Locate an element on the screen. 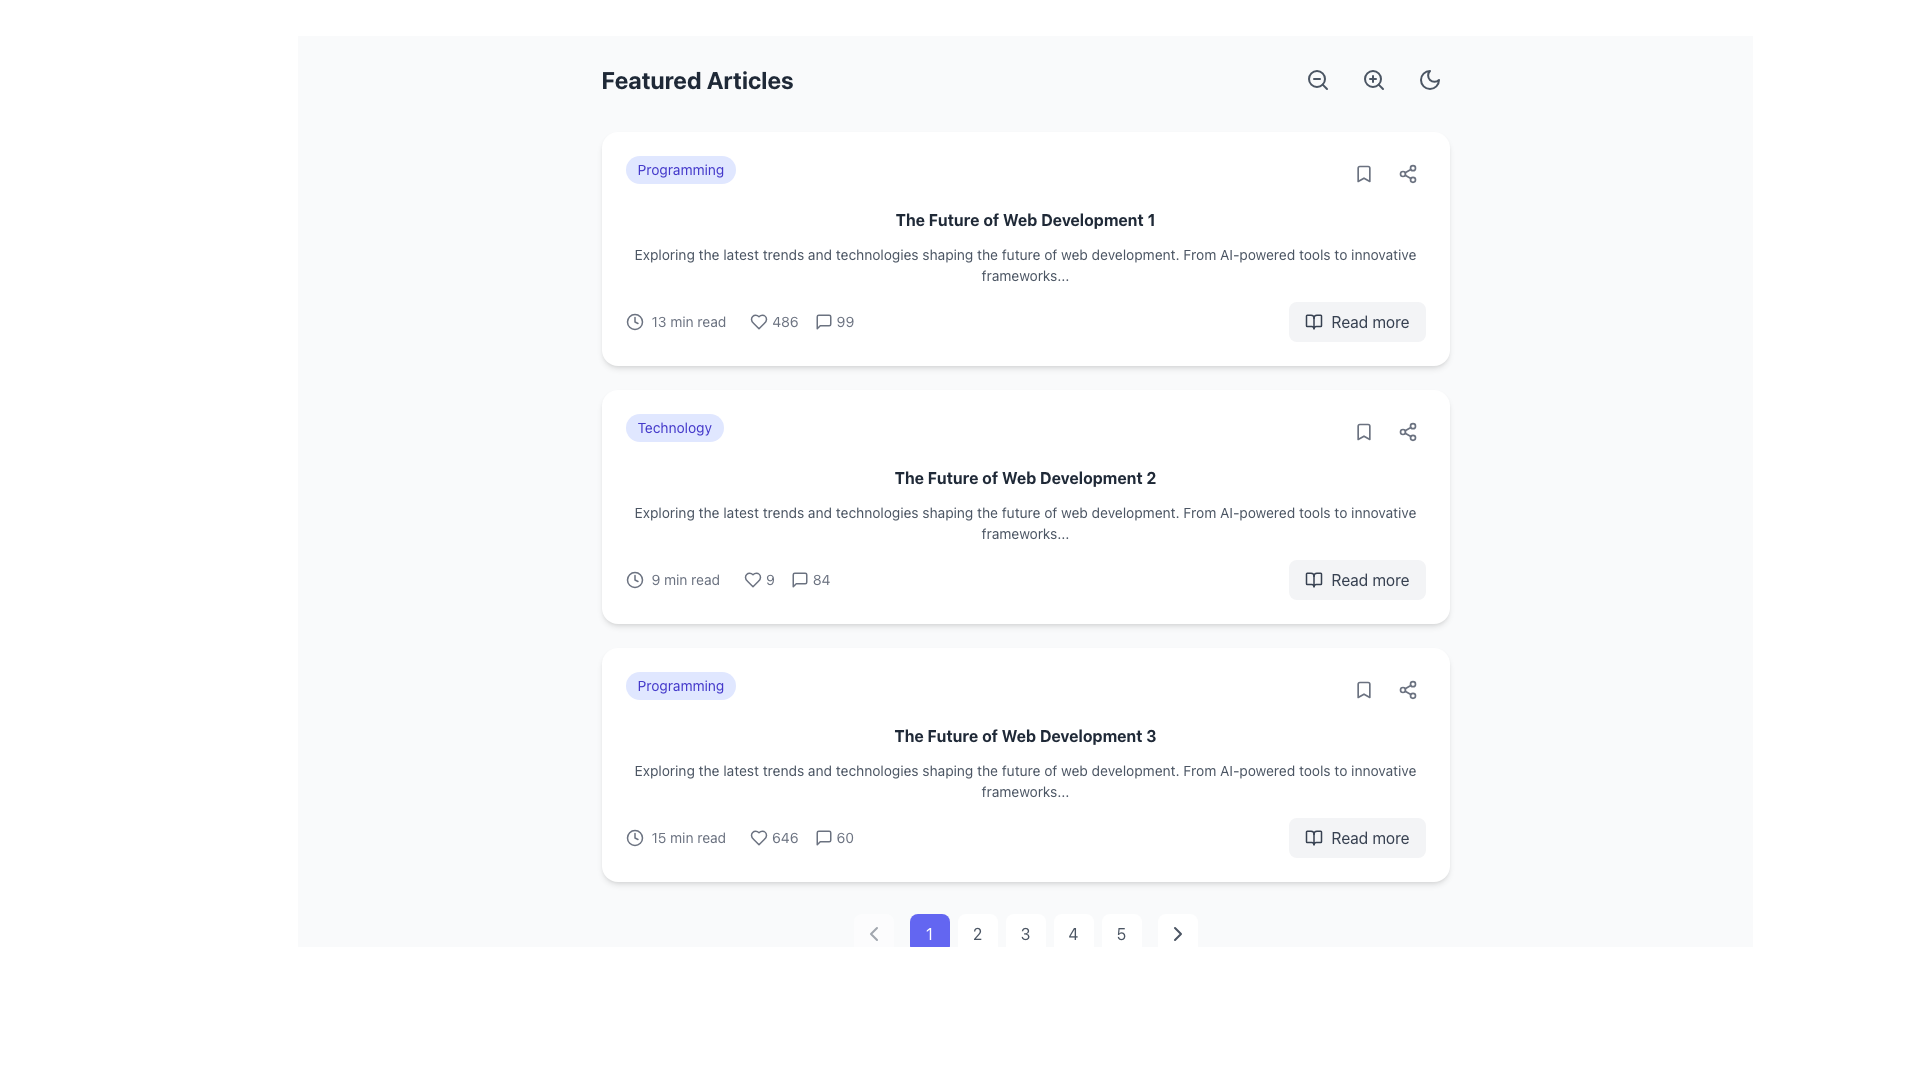 The width and height of the screenshot is (1920, 1080). displayed text from the label showing the estimated reading time for the article, located in the uppermost card of the article list, just to the left of the numerical statistic area is located at coordinates (675, 320).